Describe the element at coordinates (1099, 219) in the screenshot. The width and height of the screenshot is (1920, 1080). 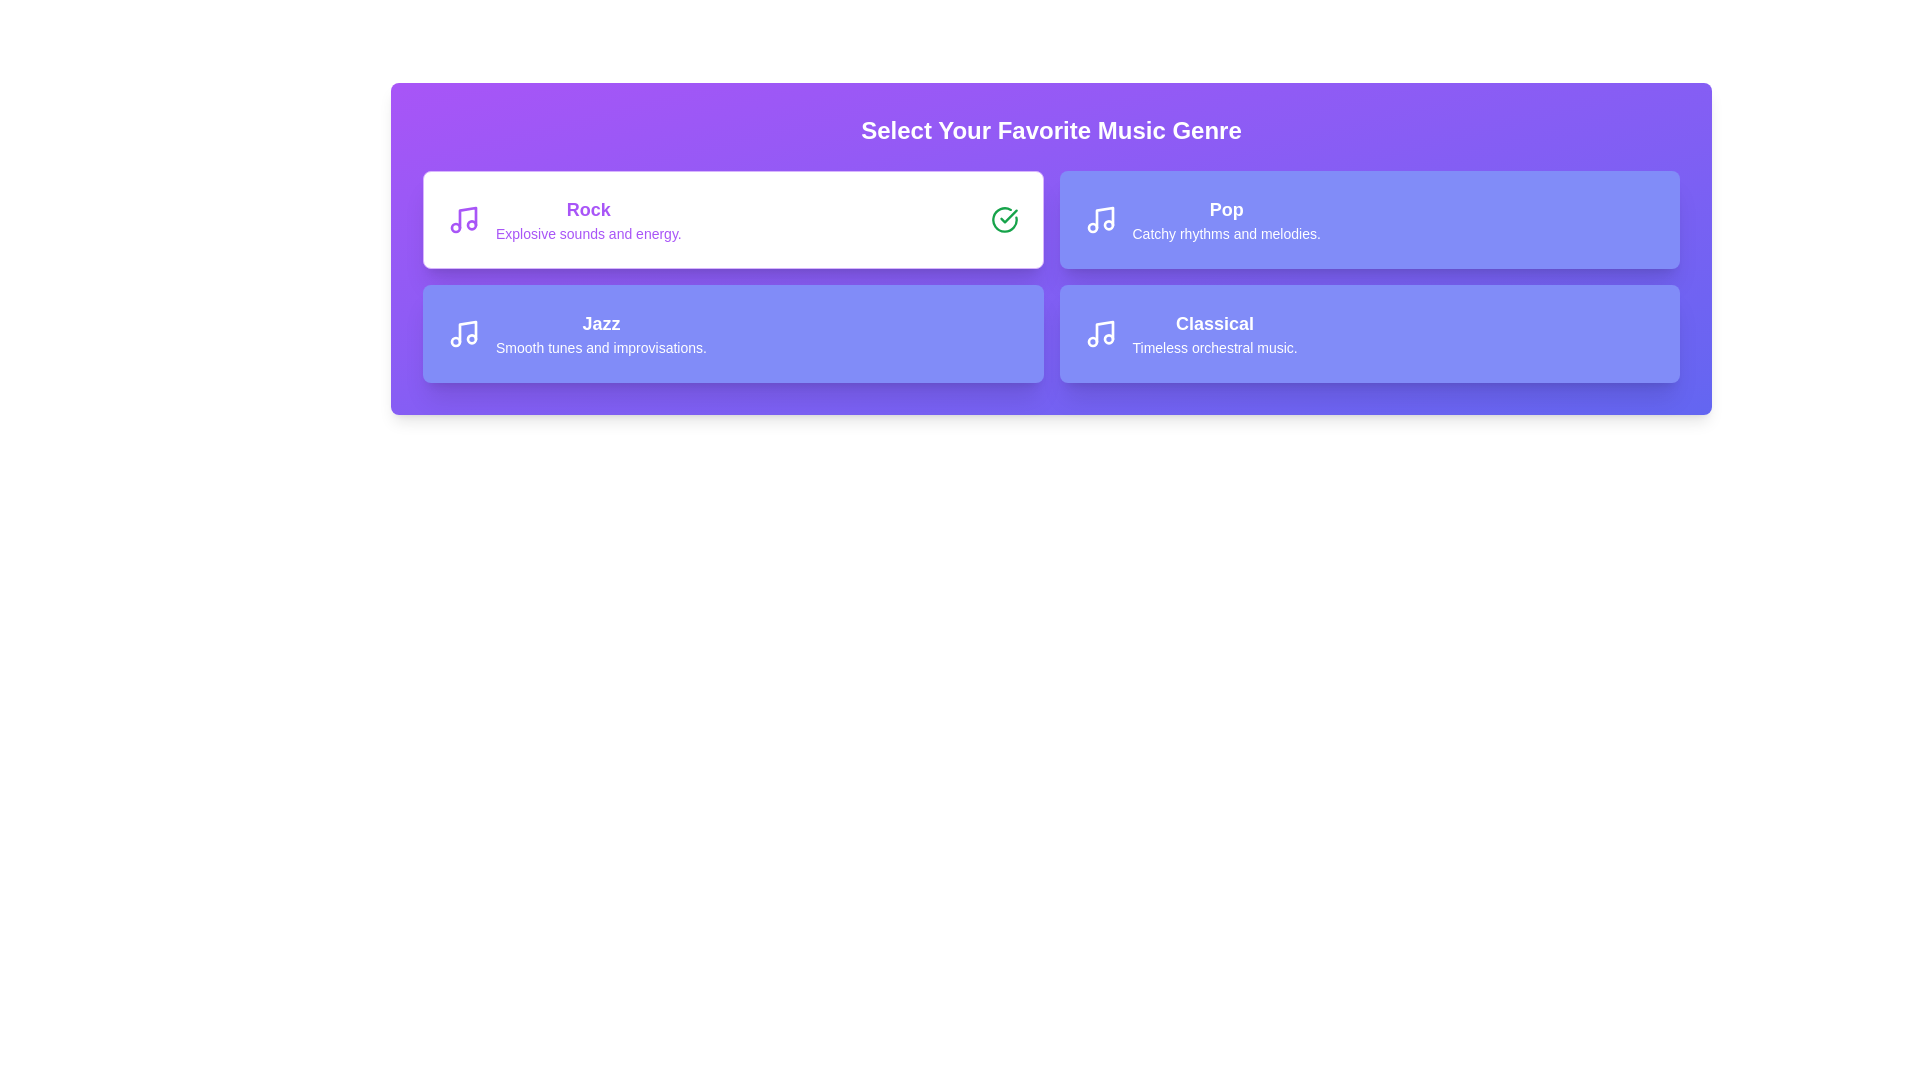
I see `the music icon representing the 'Pop' music genre located in the top-left corner of the 'Pop' card` at that location.